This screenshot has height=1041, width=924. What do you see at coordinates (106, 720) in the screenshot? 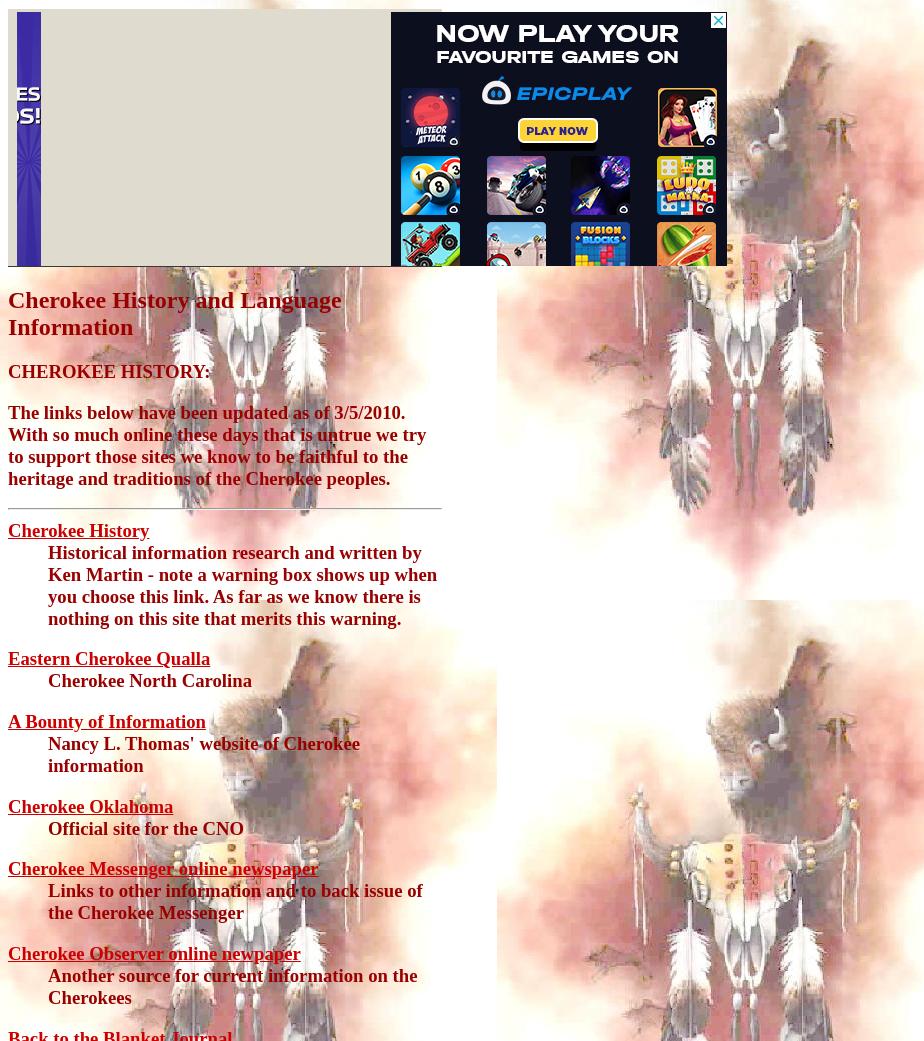
I see `'A Bounty of Information'` at bounding box center [106, 720].